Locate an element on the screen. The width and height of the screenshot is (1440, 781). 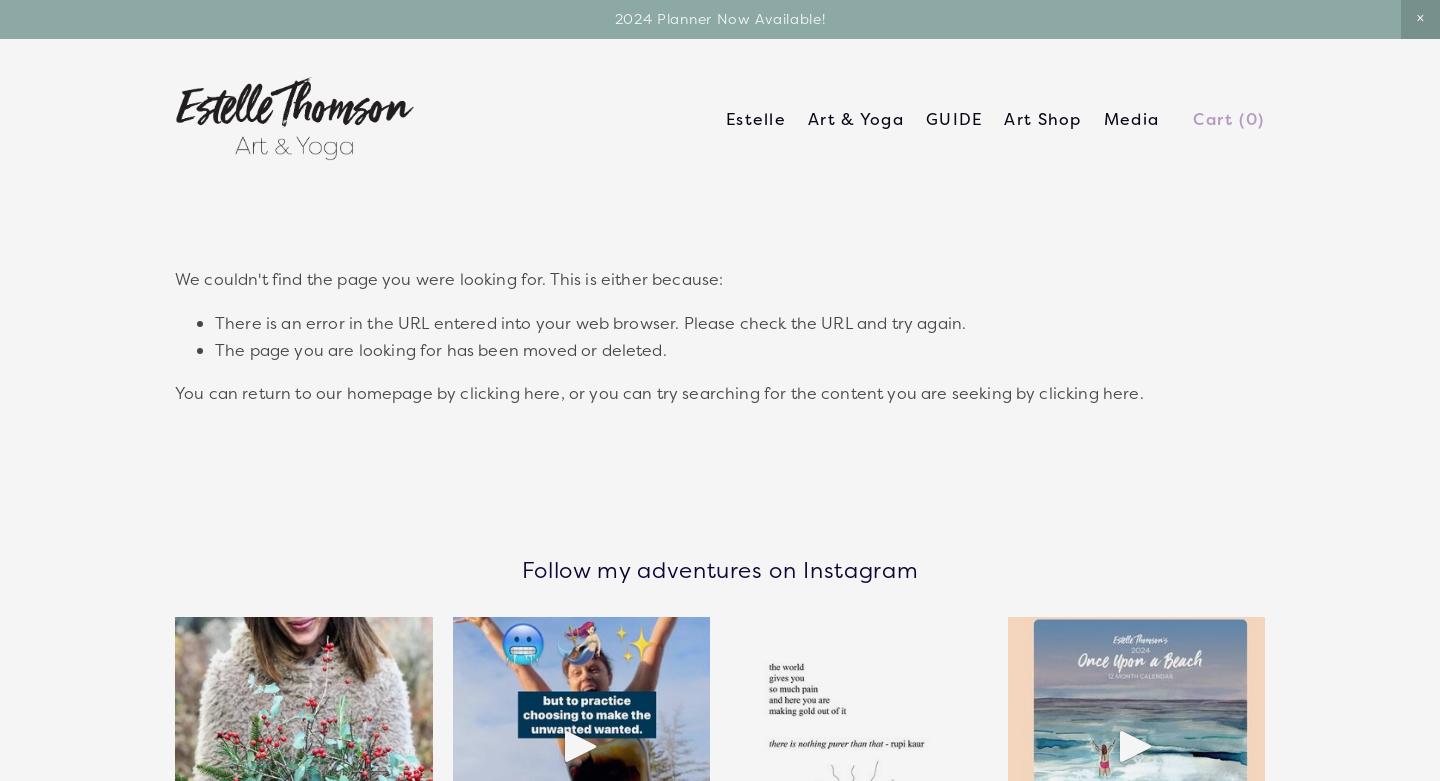
'Art & Yoga' is located at coordinates (854, 118).